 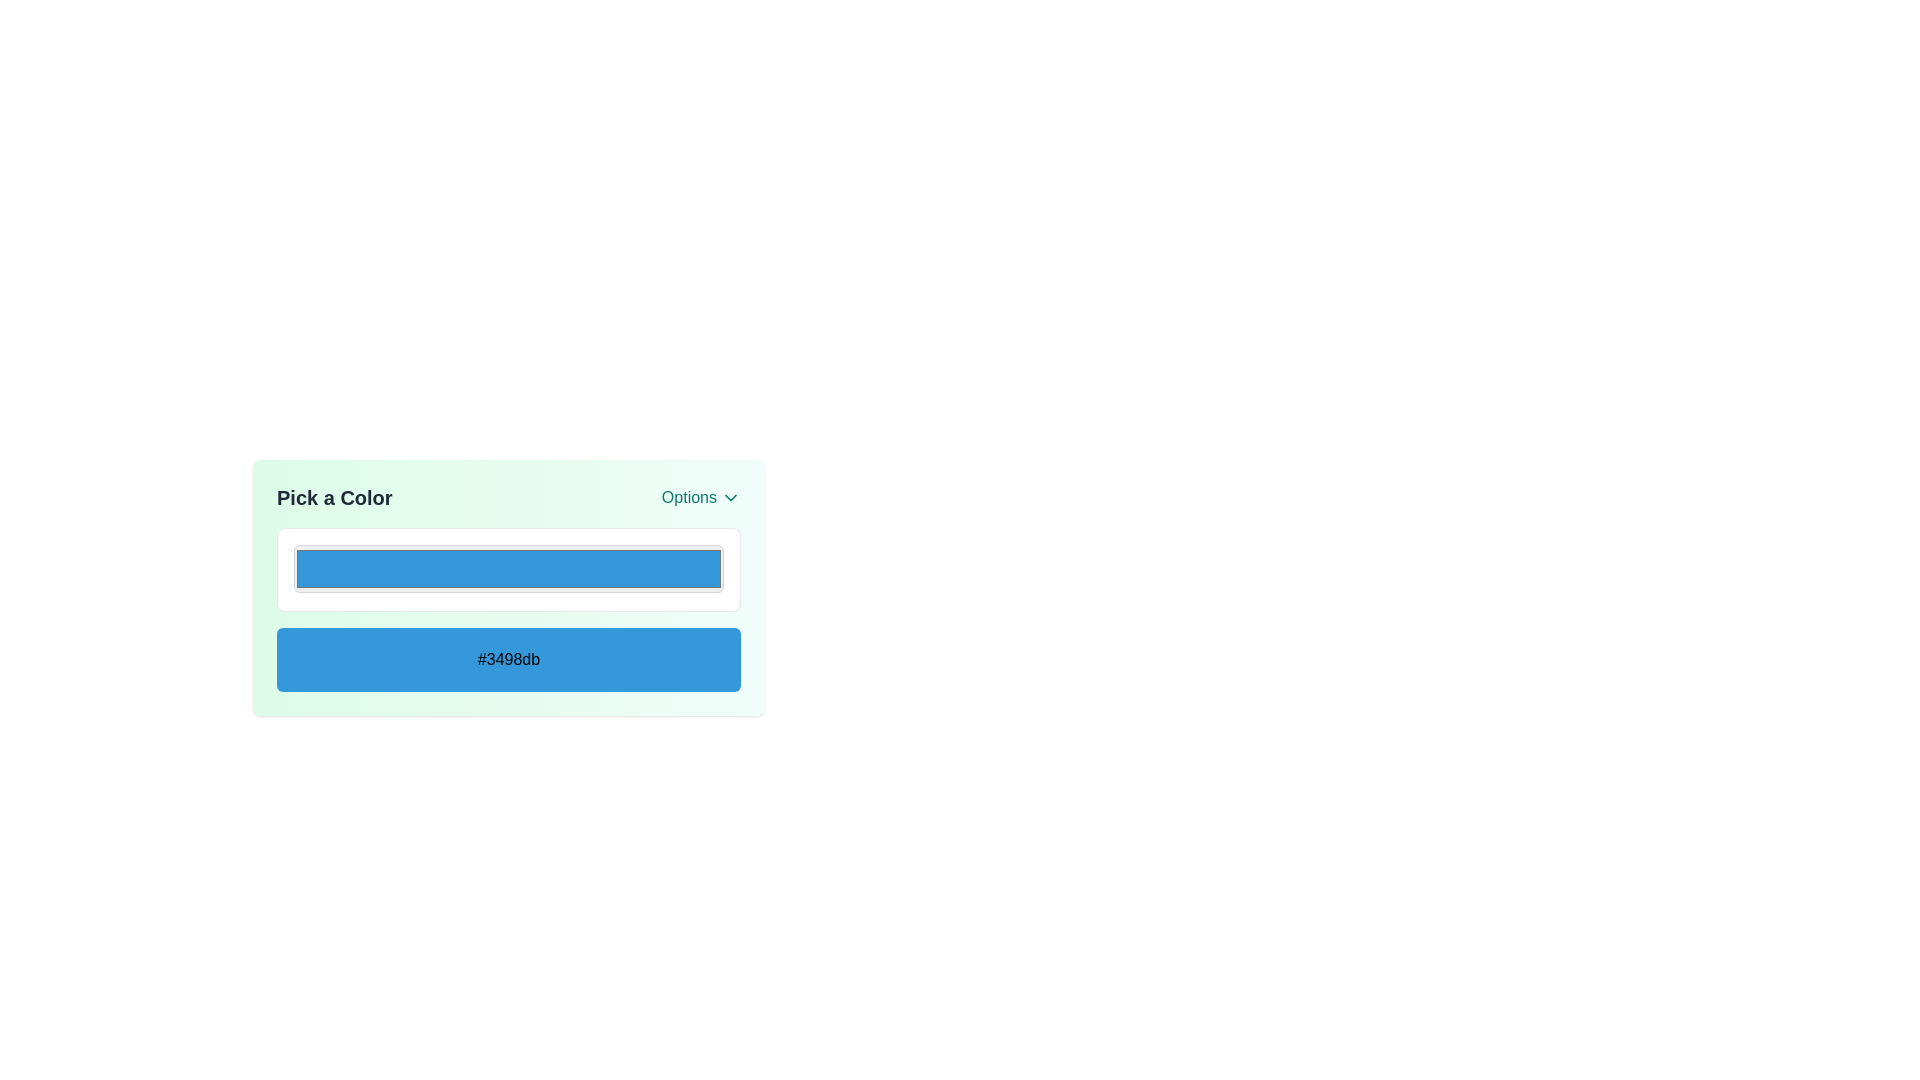 I want to click on the teal downward-pointing chevron icon located to the right of the 'Options' text, so click(x=729, y=496).